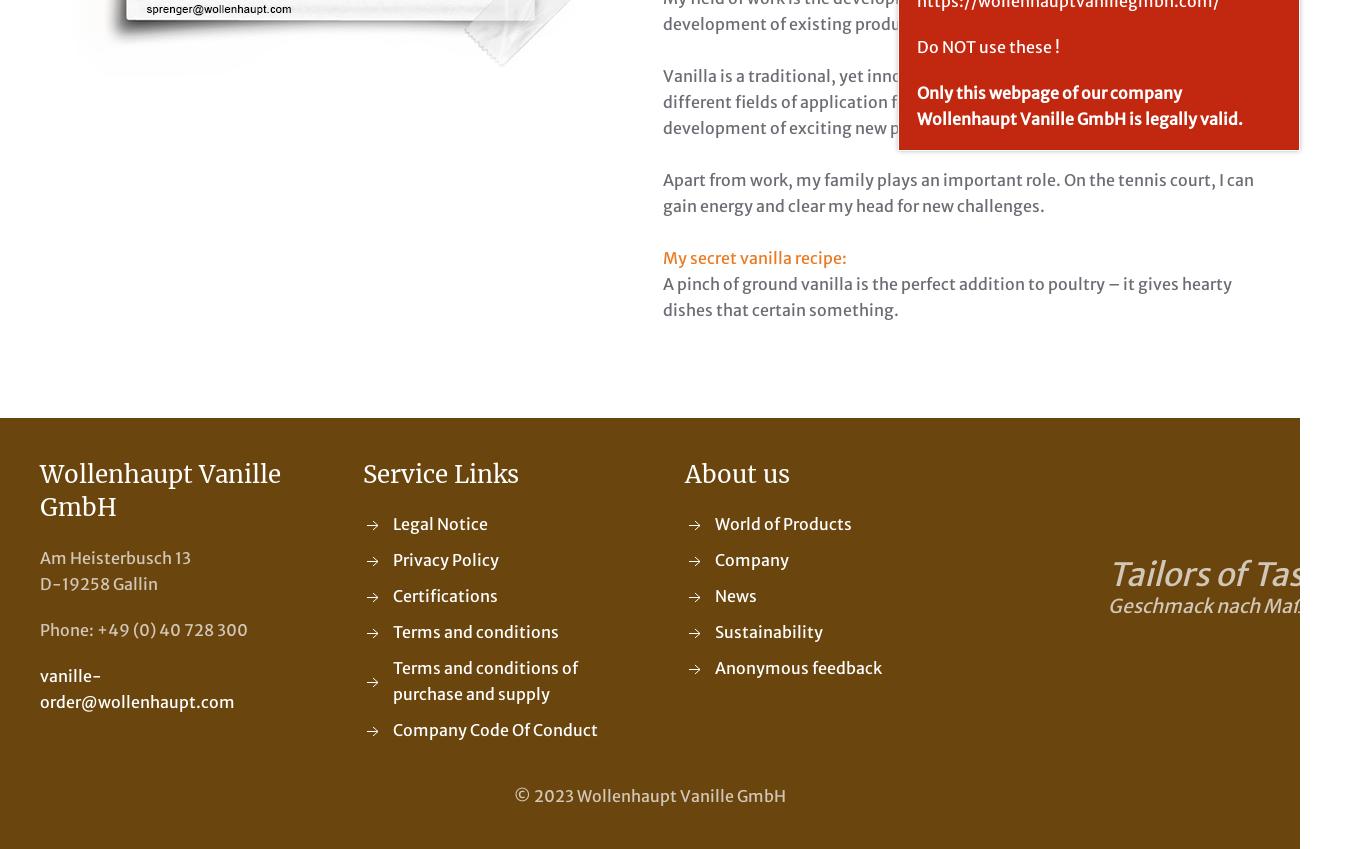 The height and width of the screenshot is (849, 1360). I want to click on 'Wollenhaupt Vanille GmbH', so click(160, 489).